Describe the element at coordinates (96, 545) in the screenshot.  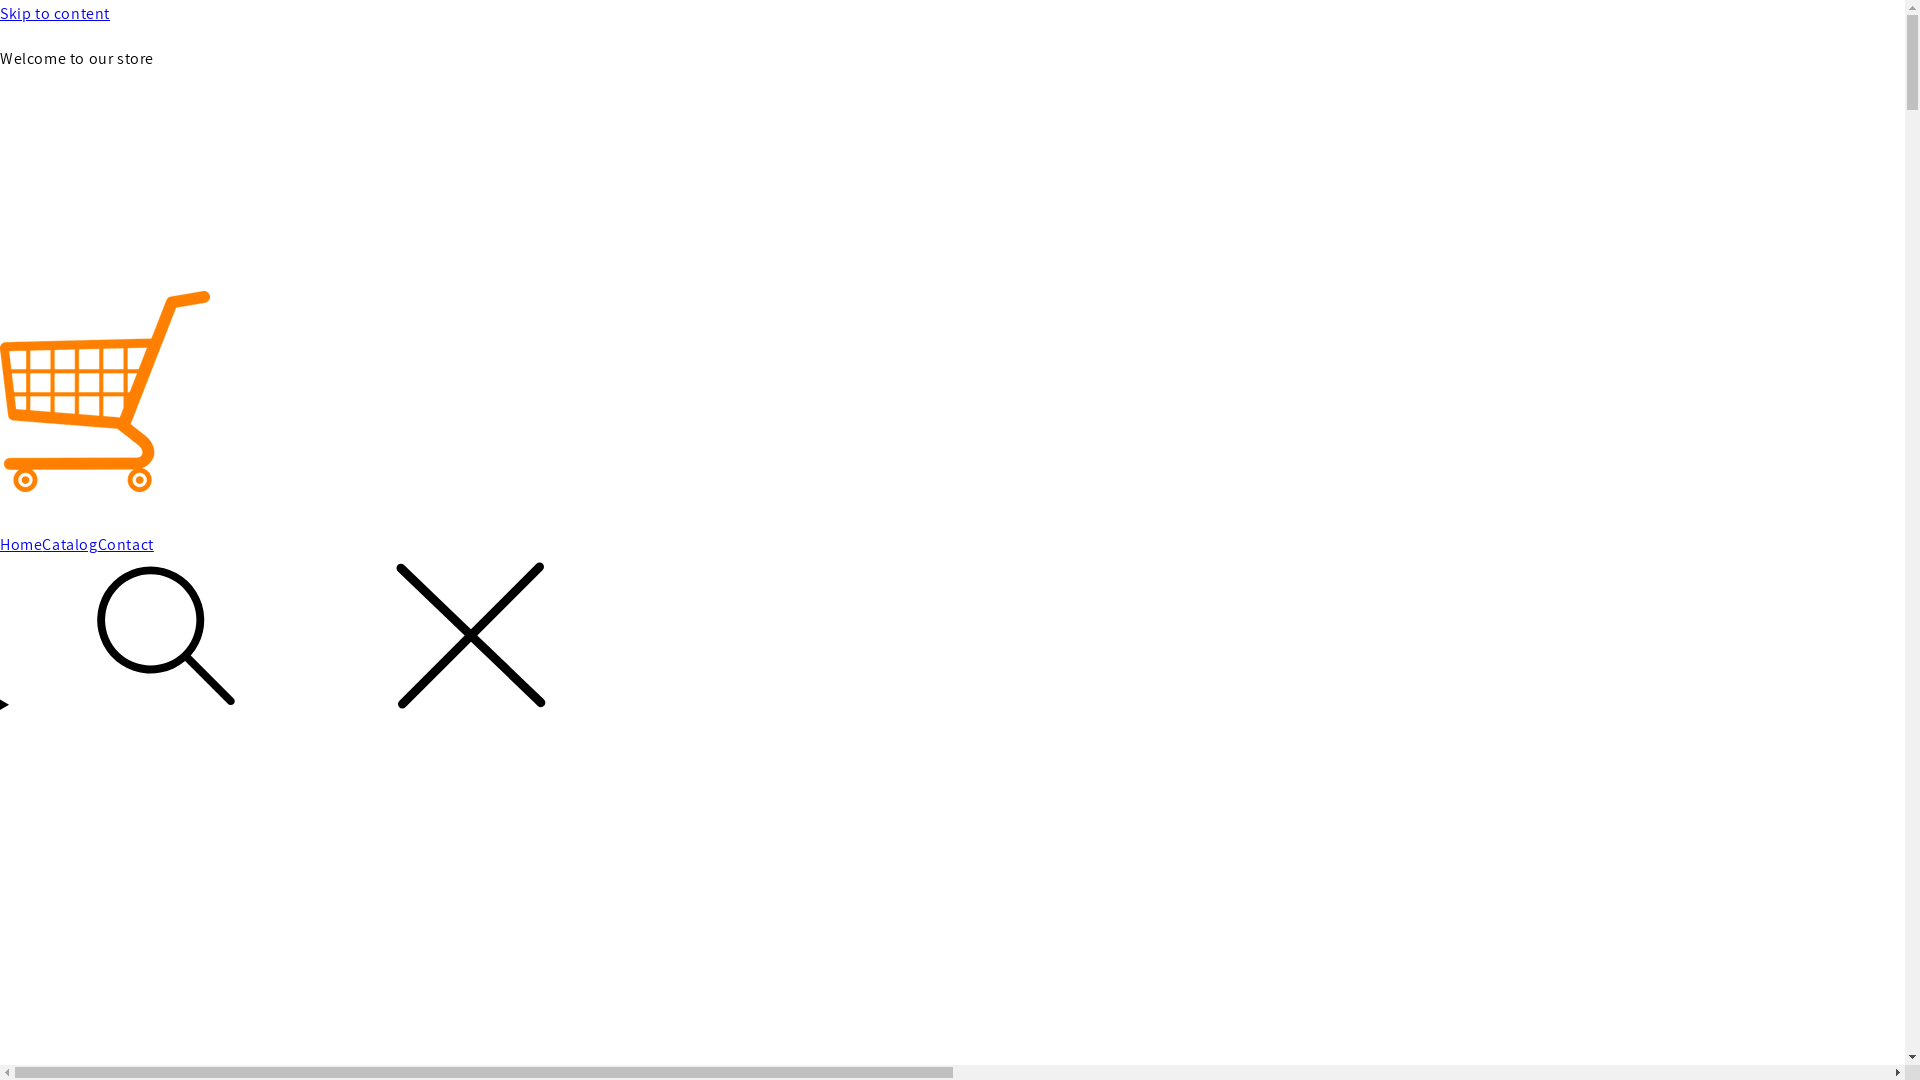
I see `'Contact'` at that location.